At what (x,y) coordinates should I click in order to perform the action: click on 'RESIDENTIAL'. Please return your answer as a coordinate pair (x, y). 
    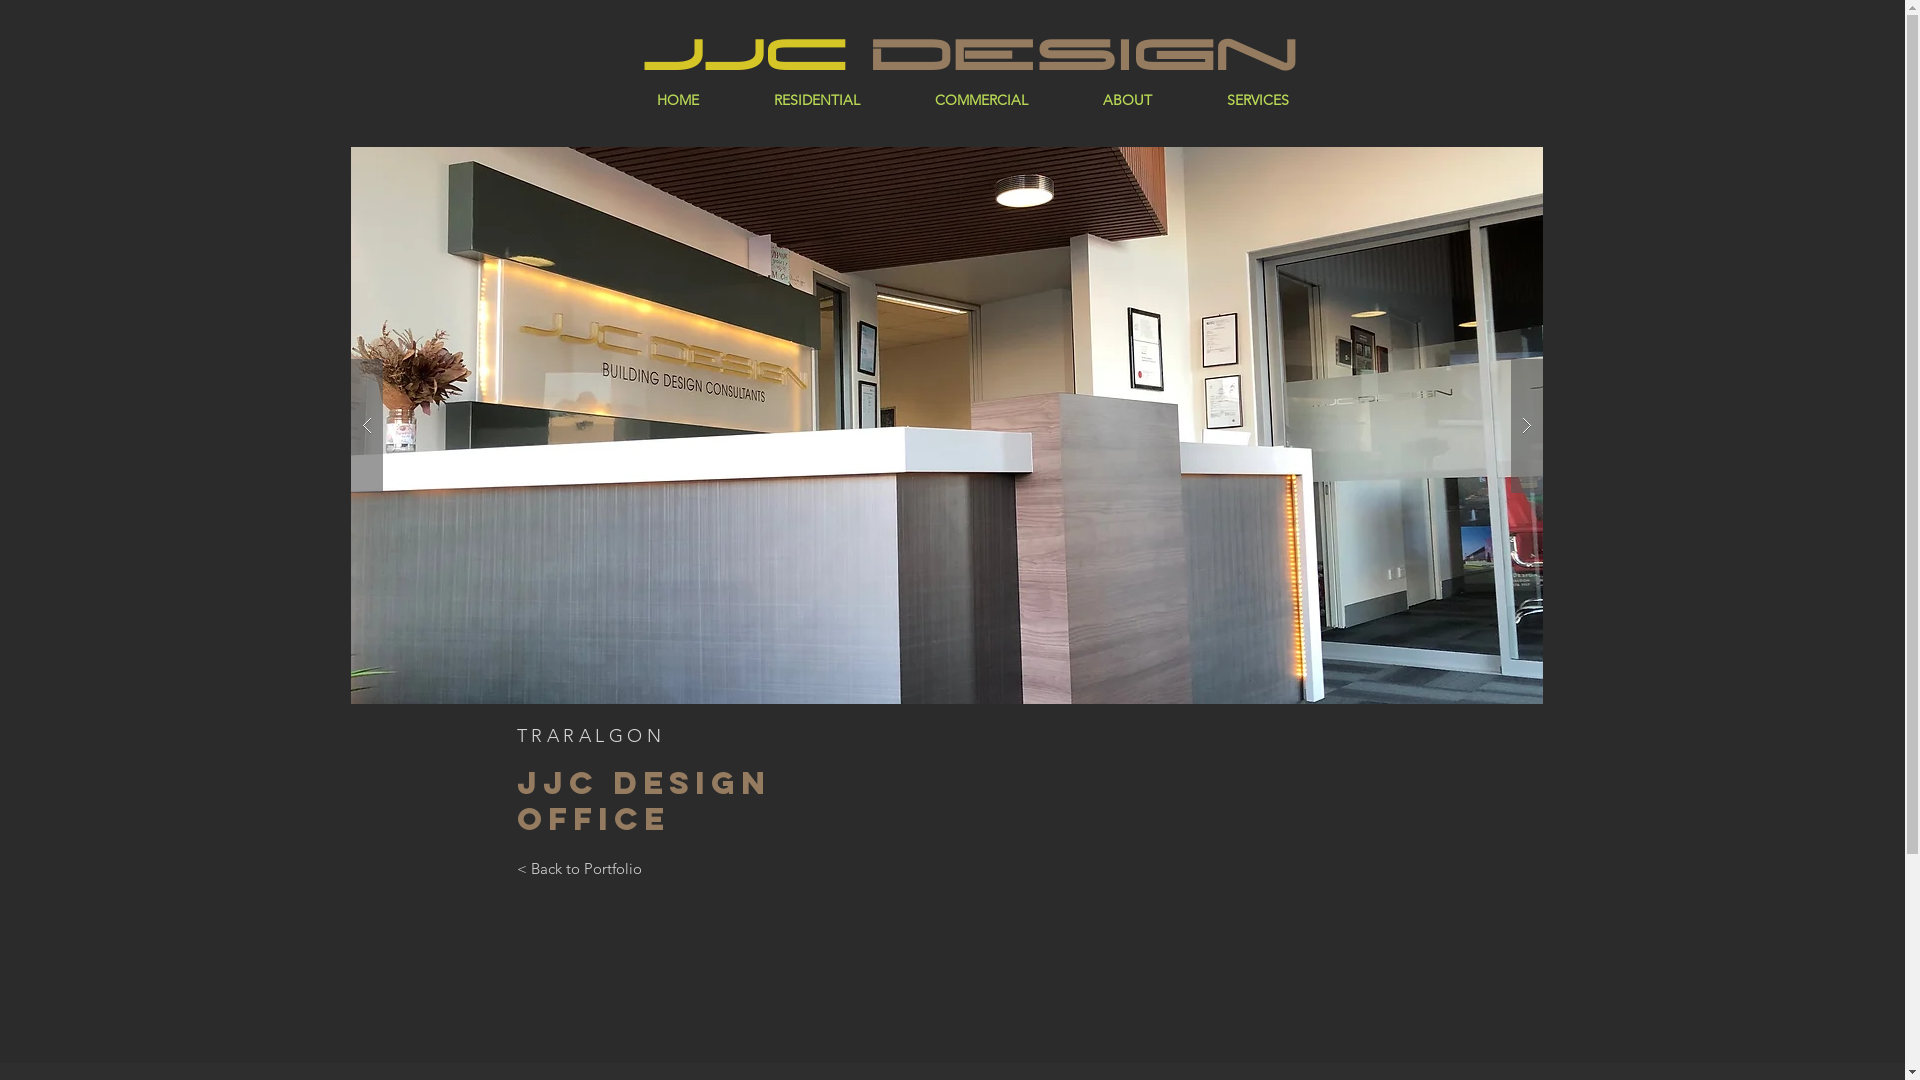
    Looking at the image, I should click on (816, 100).